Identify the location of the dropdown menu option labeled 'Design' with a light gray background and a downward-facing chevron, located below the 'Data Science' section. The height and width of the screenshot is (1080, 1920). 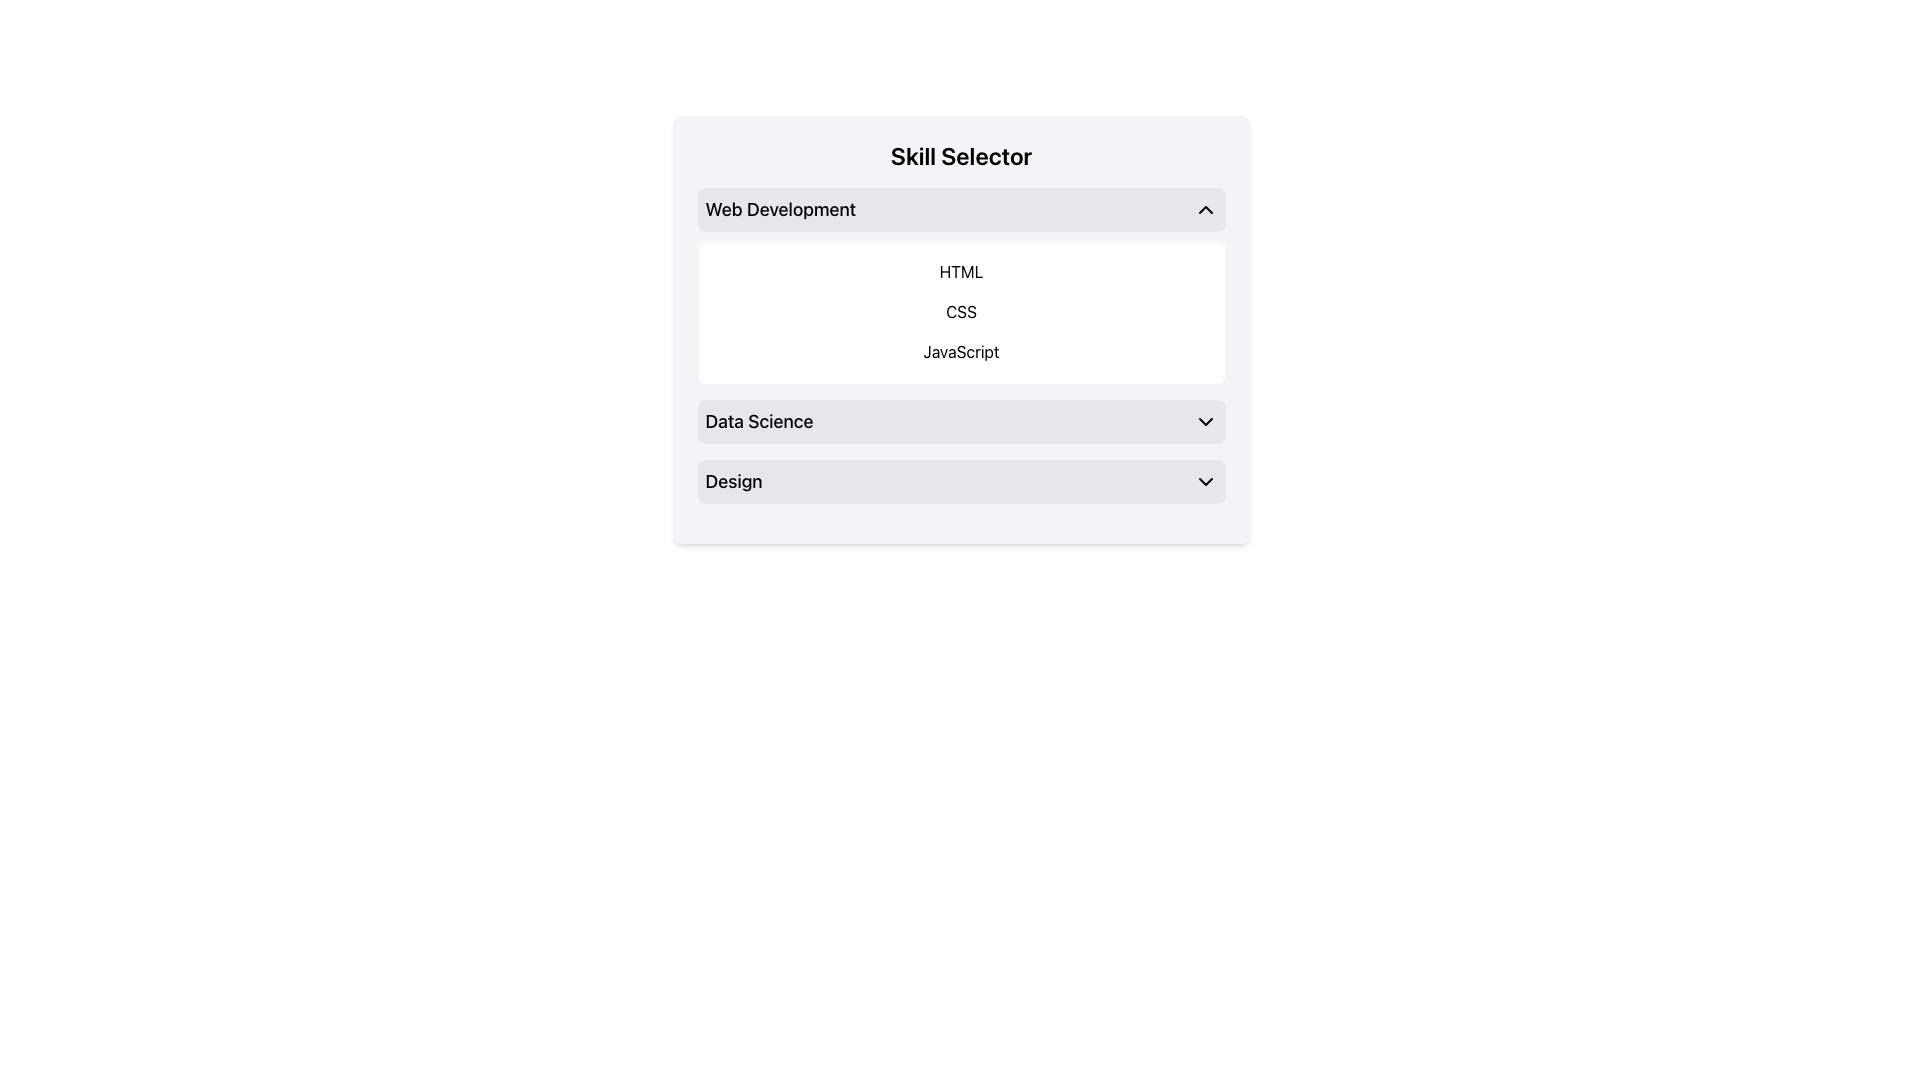
(961, 482).